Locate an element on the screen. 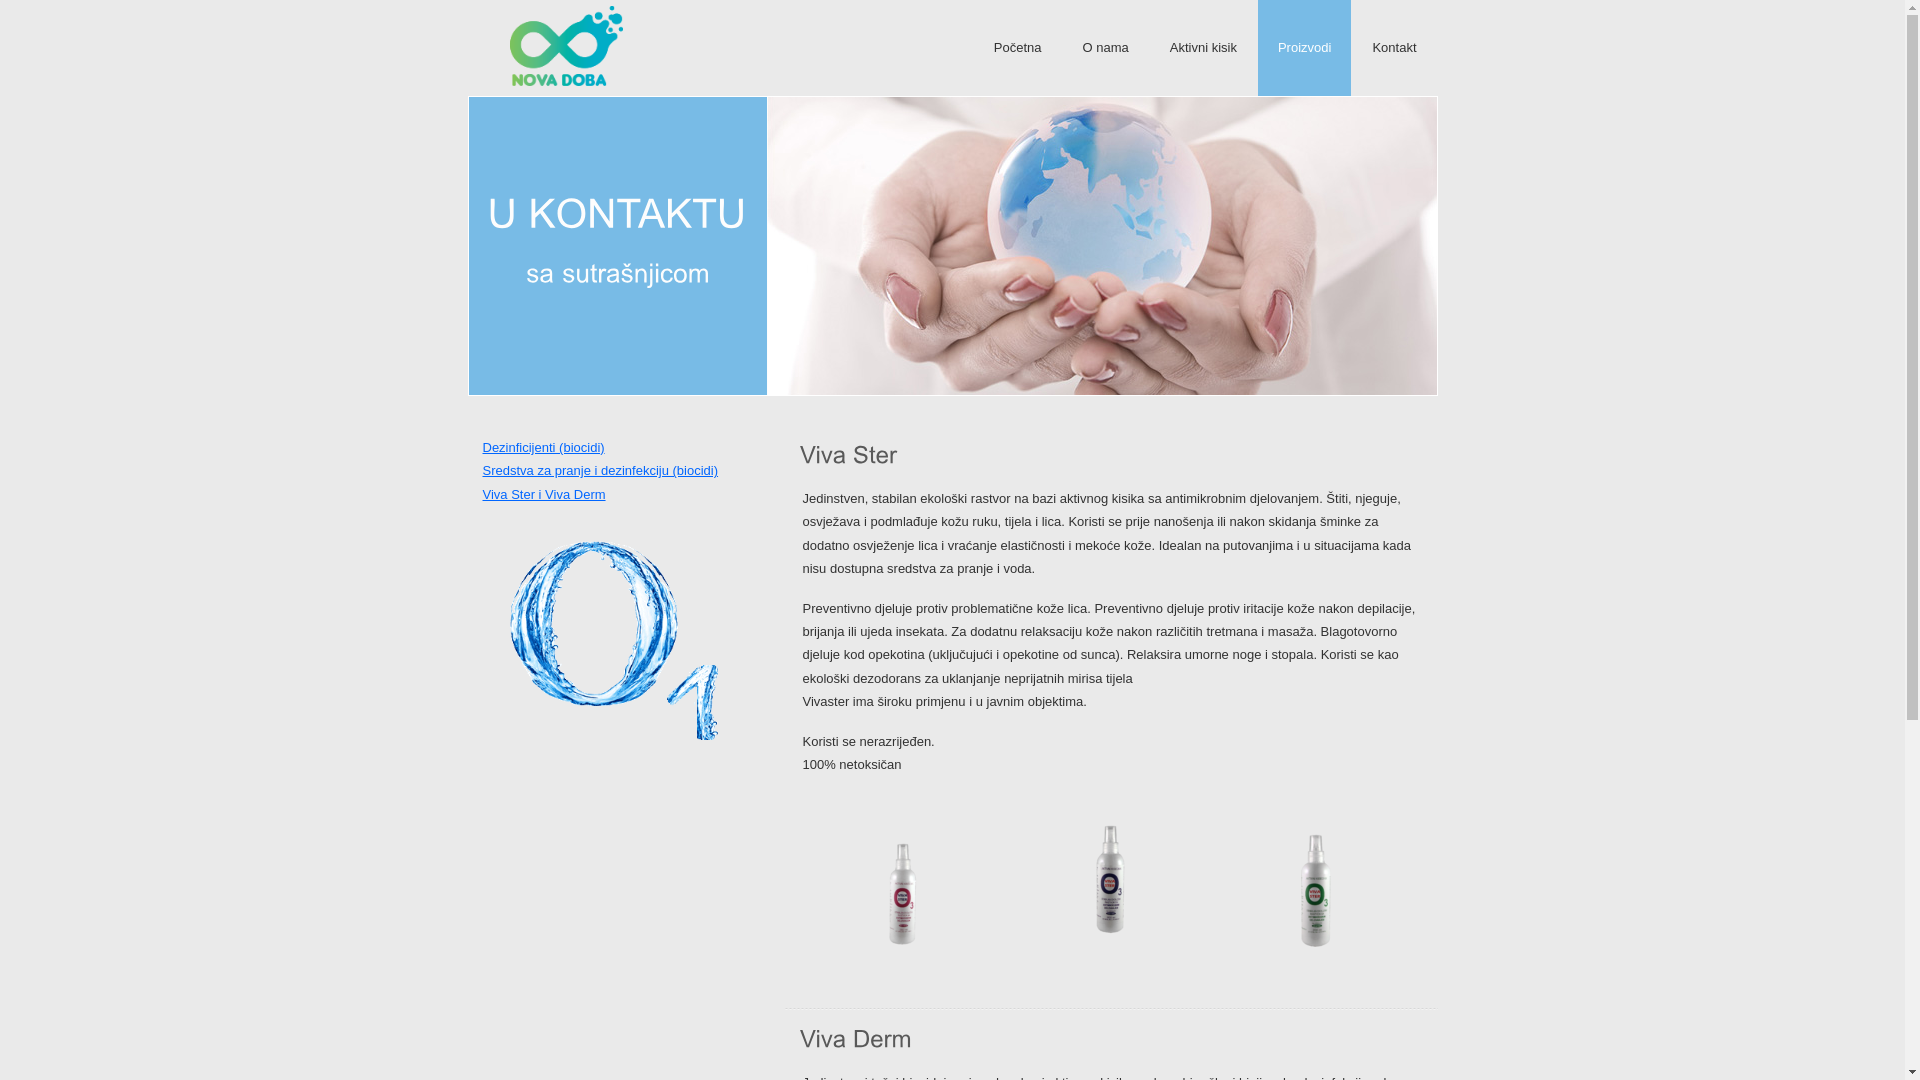 Image resolution: width=1920 pixels, height=1080 pixels. 'Aktivni kisik' is located at coordinates (1150, 46).